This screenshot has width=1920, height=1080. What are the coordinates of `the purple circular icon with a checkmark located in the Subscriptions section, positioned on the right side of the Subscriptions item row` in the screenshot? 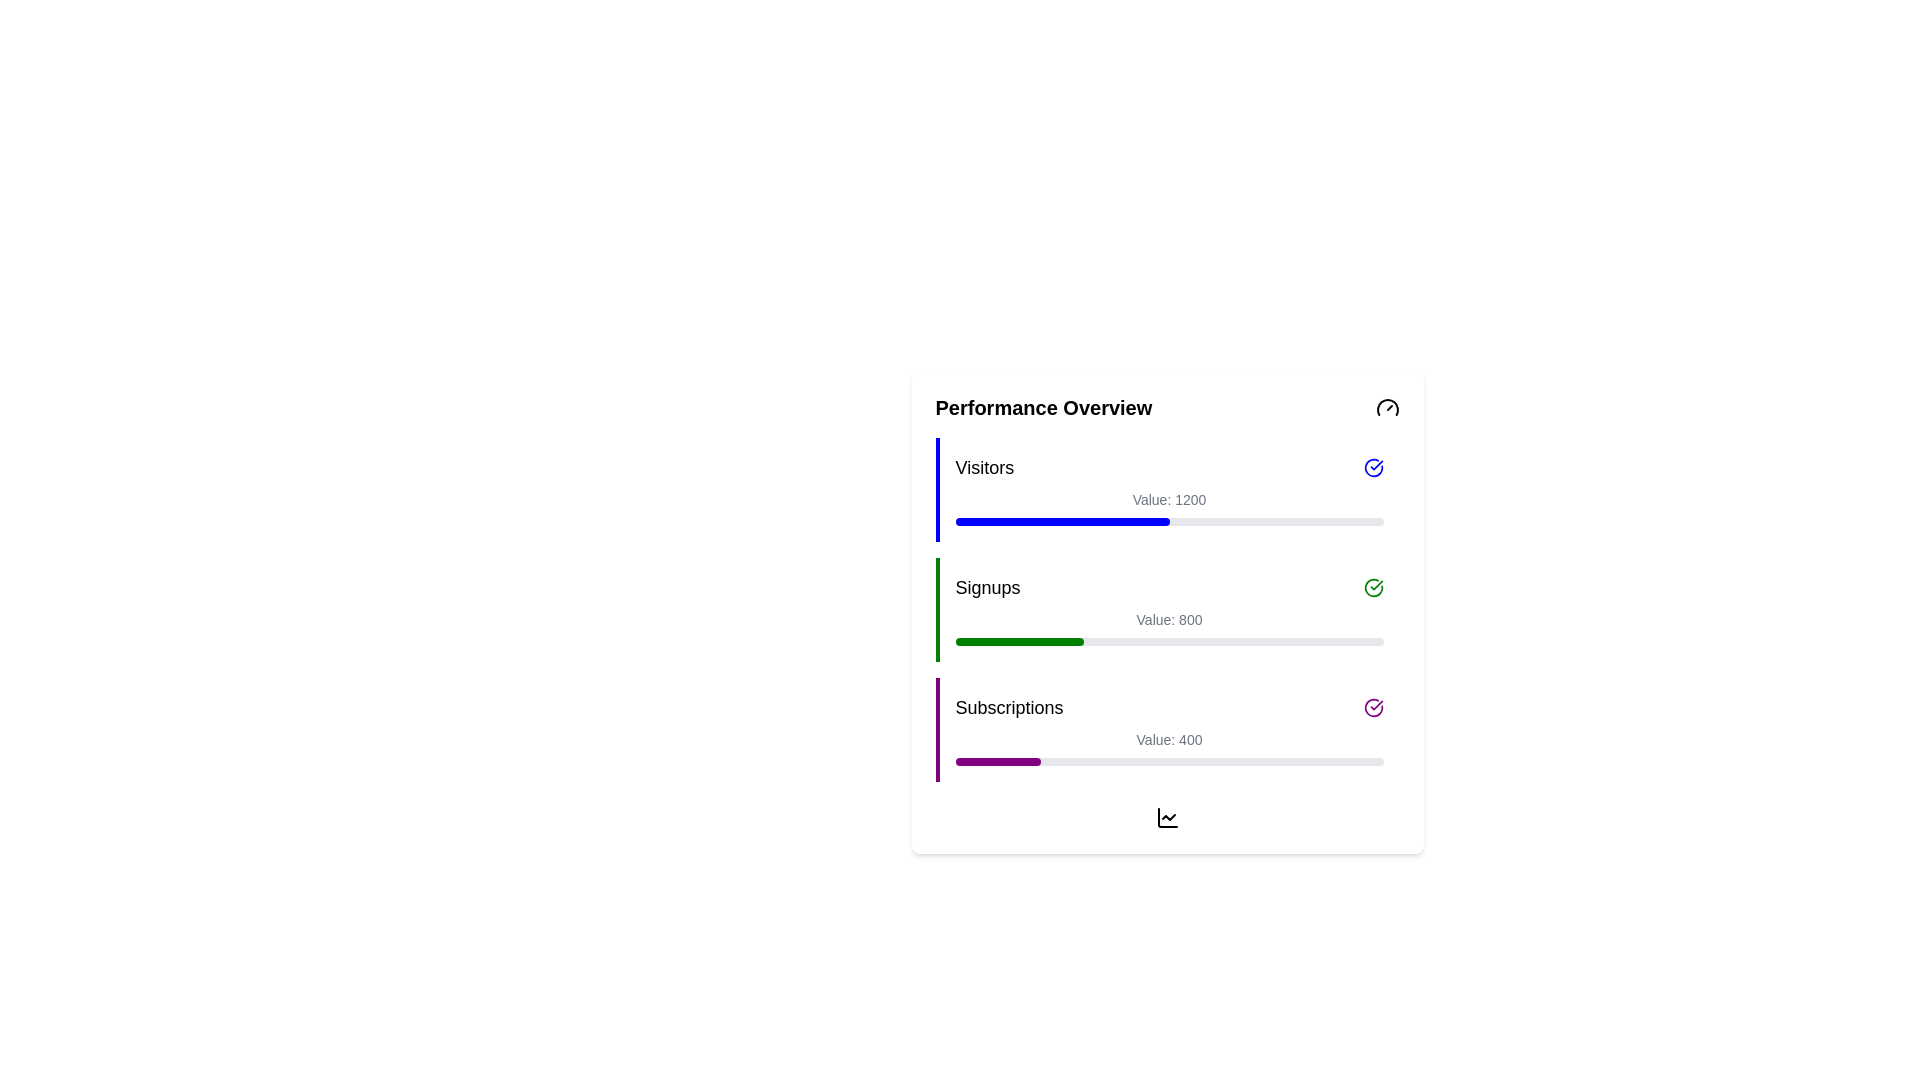 It's located at (1372, 707).